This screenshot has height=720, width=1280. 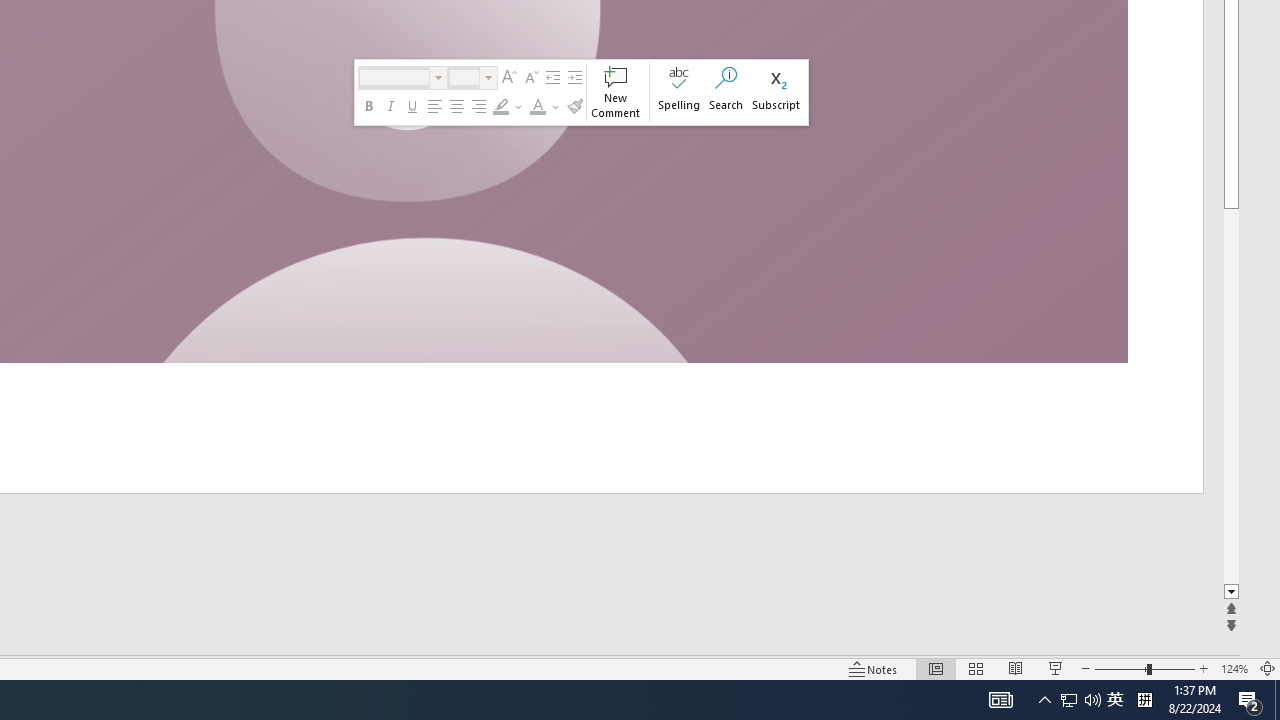 What do you see at coordinates (580, 92) in the screenshot?
I see `'Class: NetUIToolWindow'` at bounding box center [580, 92].